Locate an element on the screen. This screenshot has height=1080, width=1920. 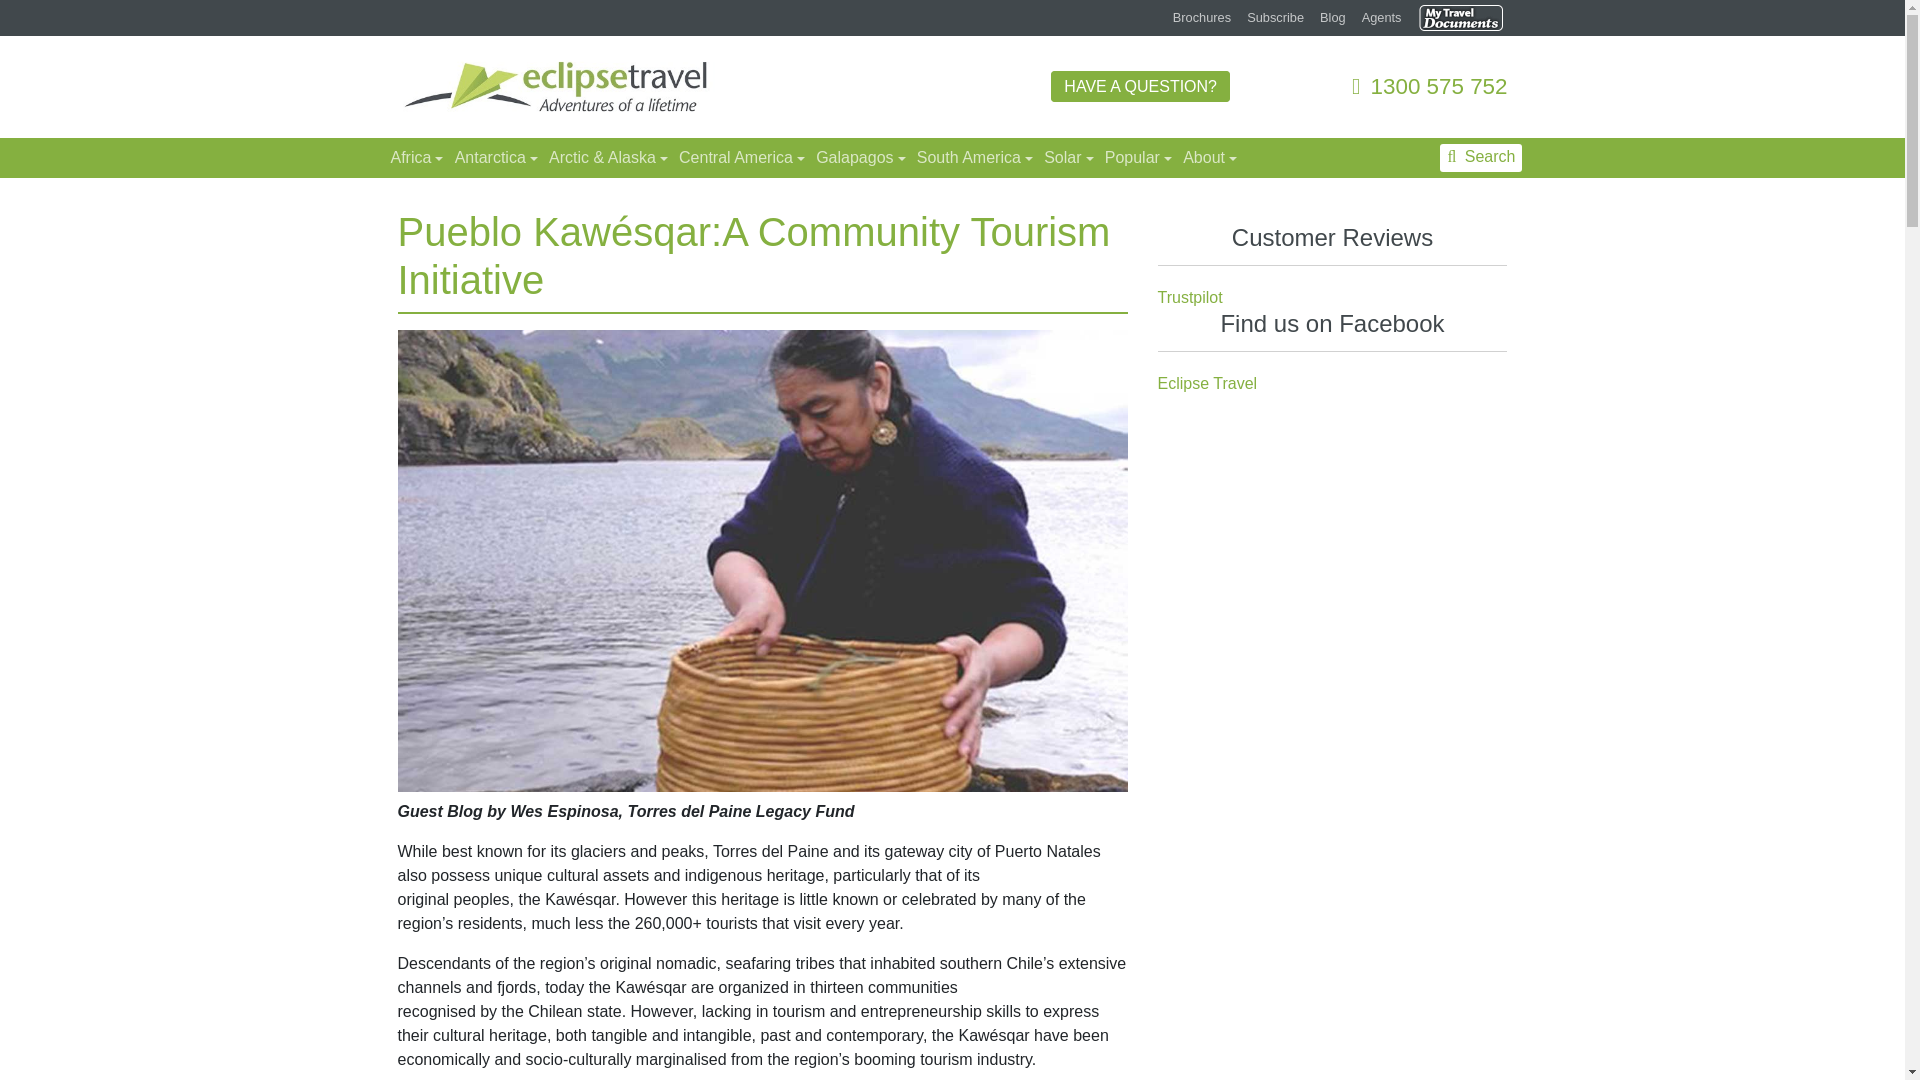
'1300 575 752' is located at coordinates (1428, 85).